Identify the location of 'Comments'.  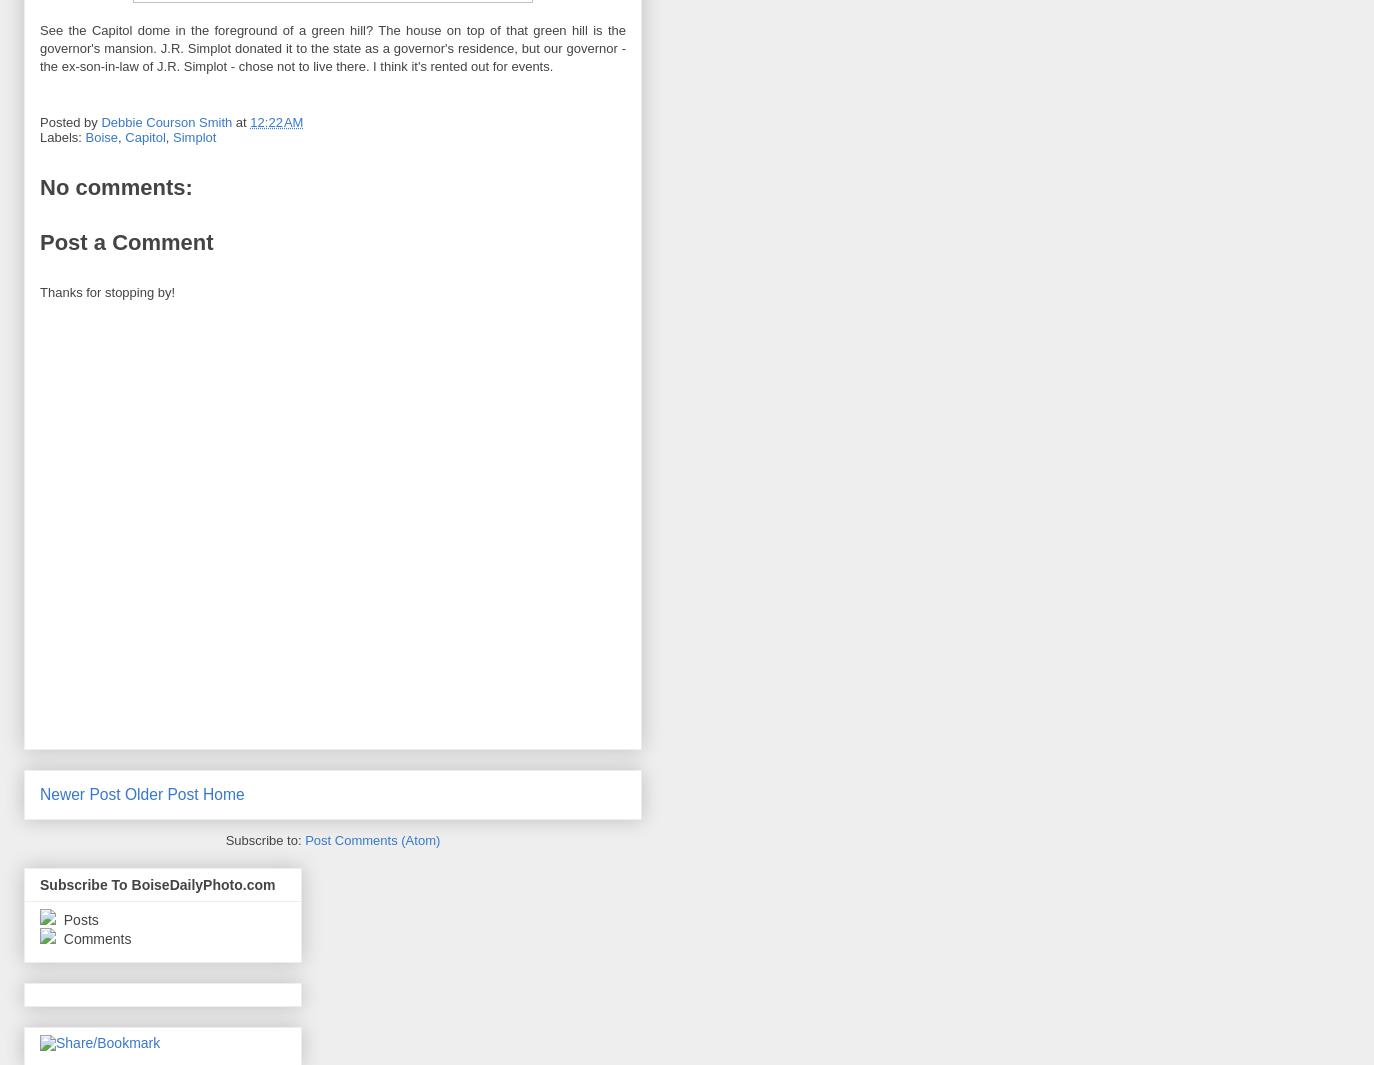
(57, 939).